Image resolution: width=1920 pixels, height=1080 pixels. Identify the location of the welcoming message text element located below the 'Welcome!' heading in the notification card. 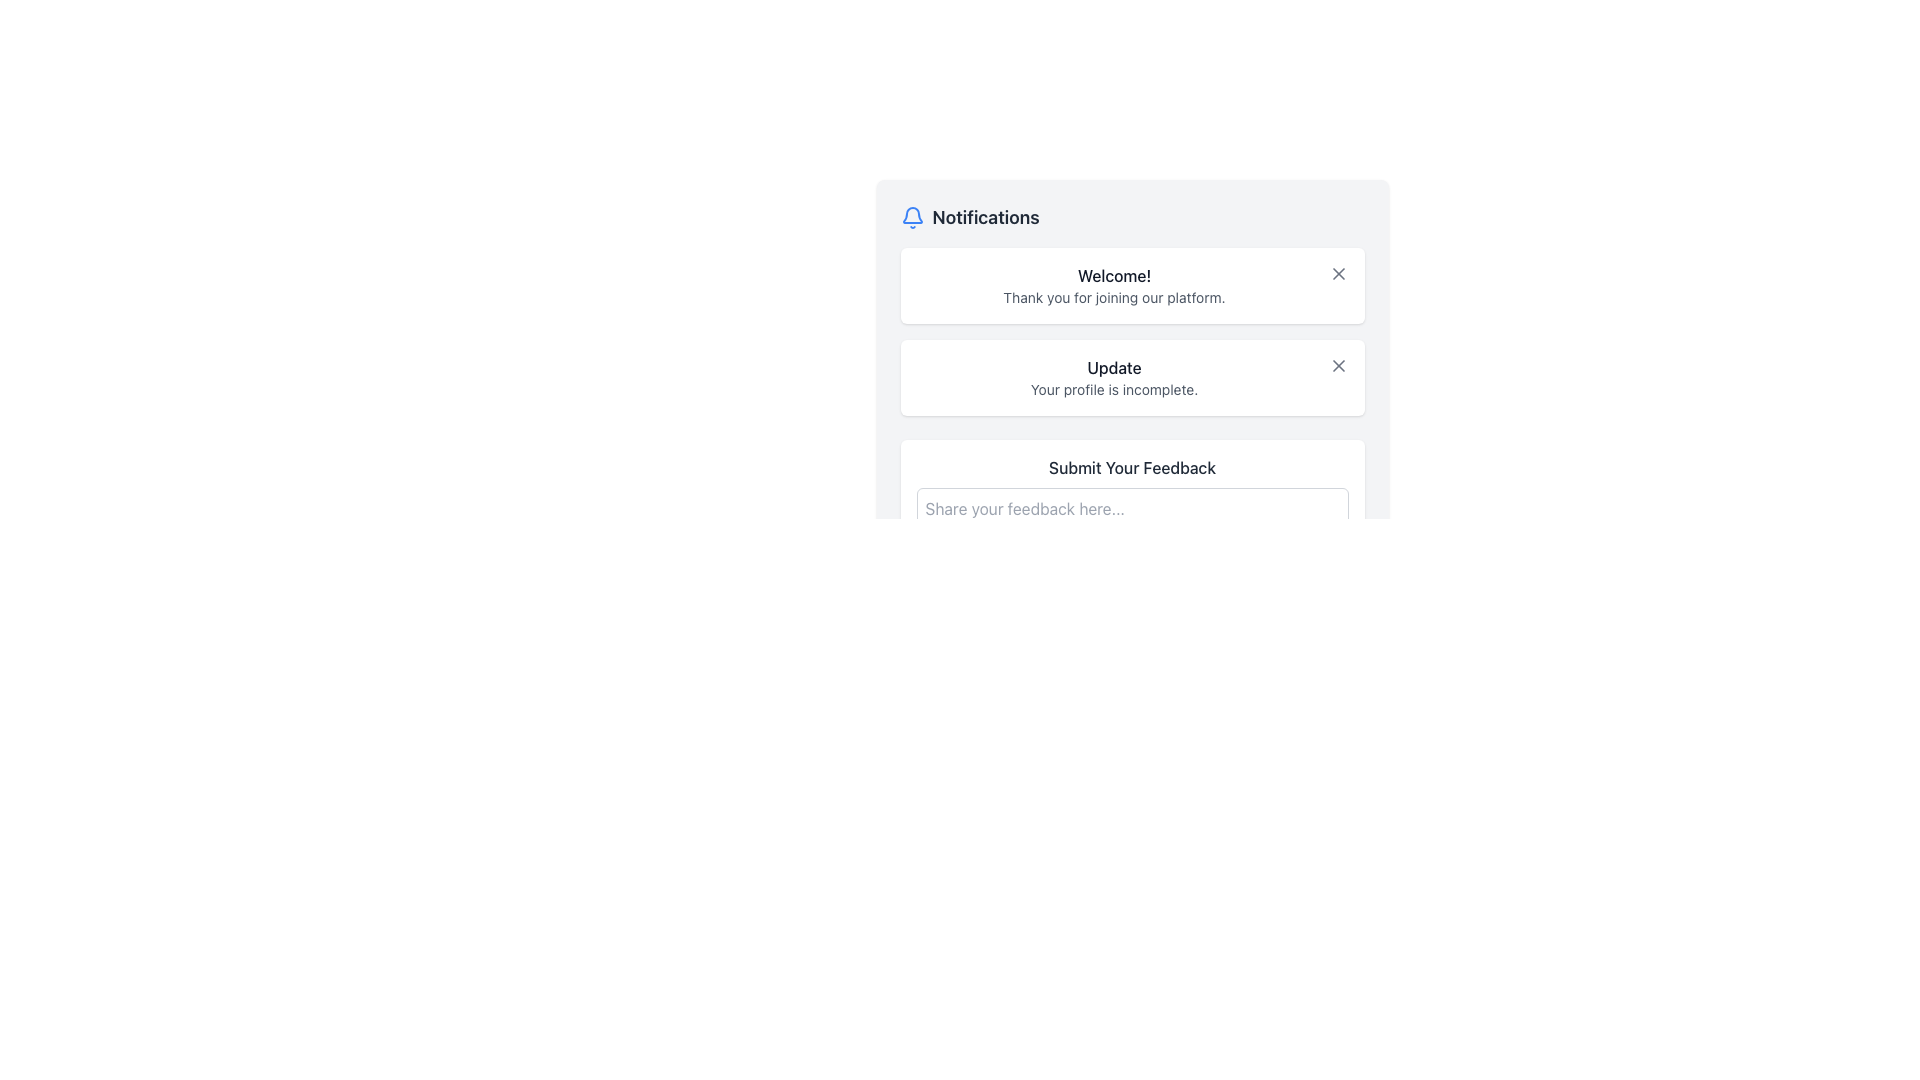
(1113, 297).